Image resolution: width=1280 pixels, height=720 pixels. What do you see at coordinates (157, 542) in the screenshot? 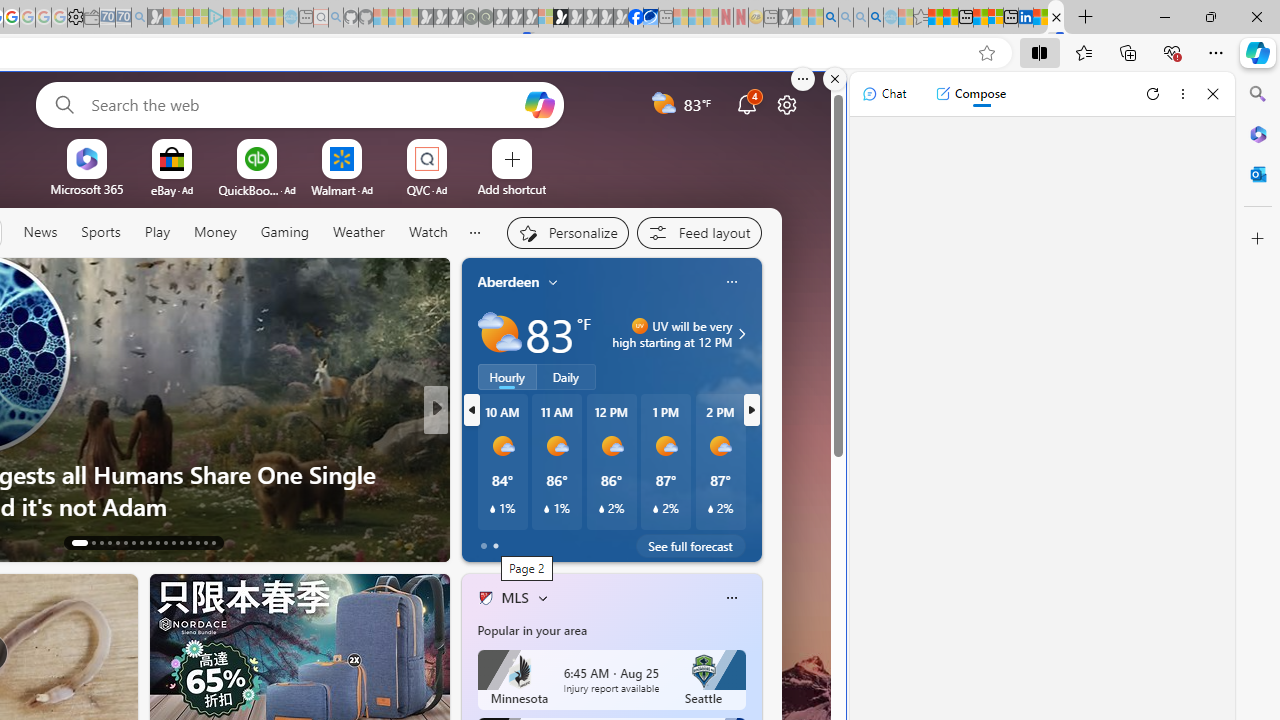
I see `'AutomationID: tab-22'` at bounding box center [157, 542].